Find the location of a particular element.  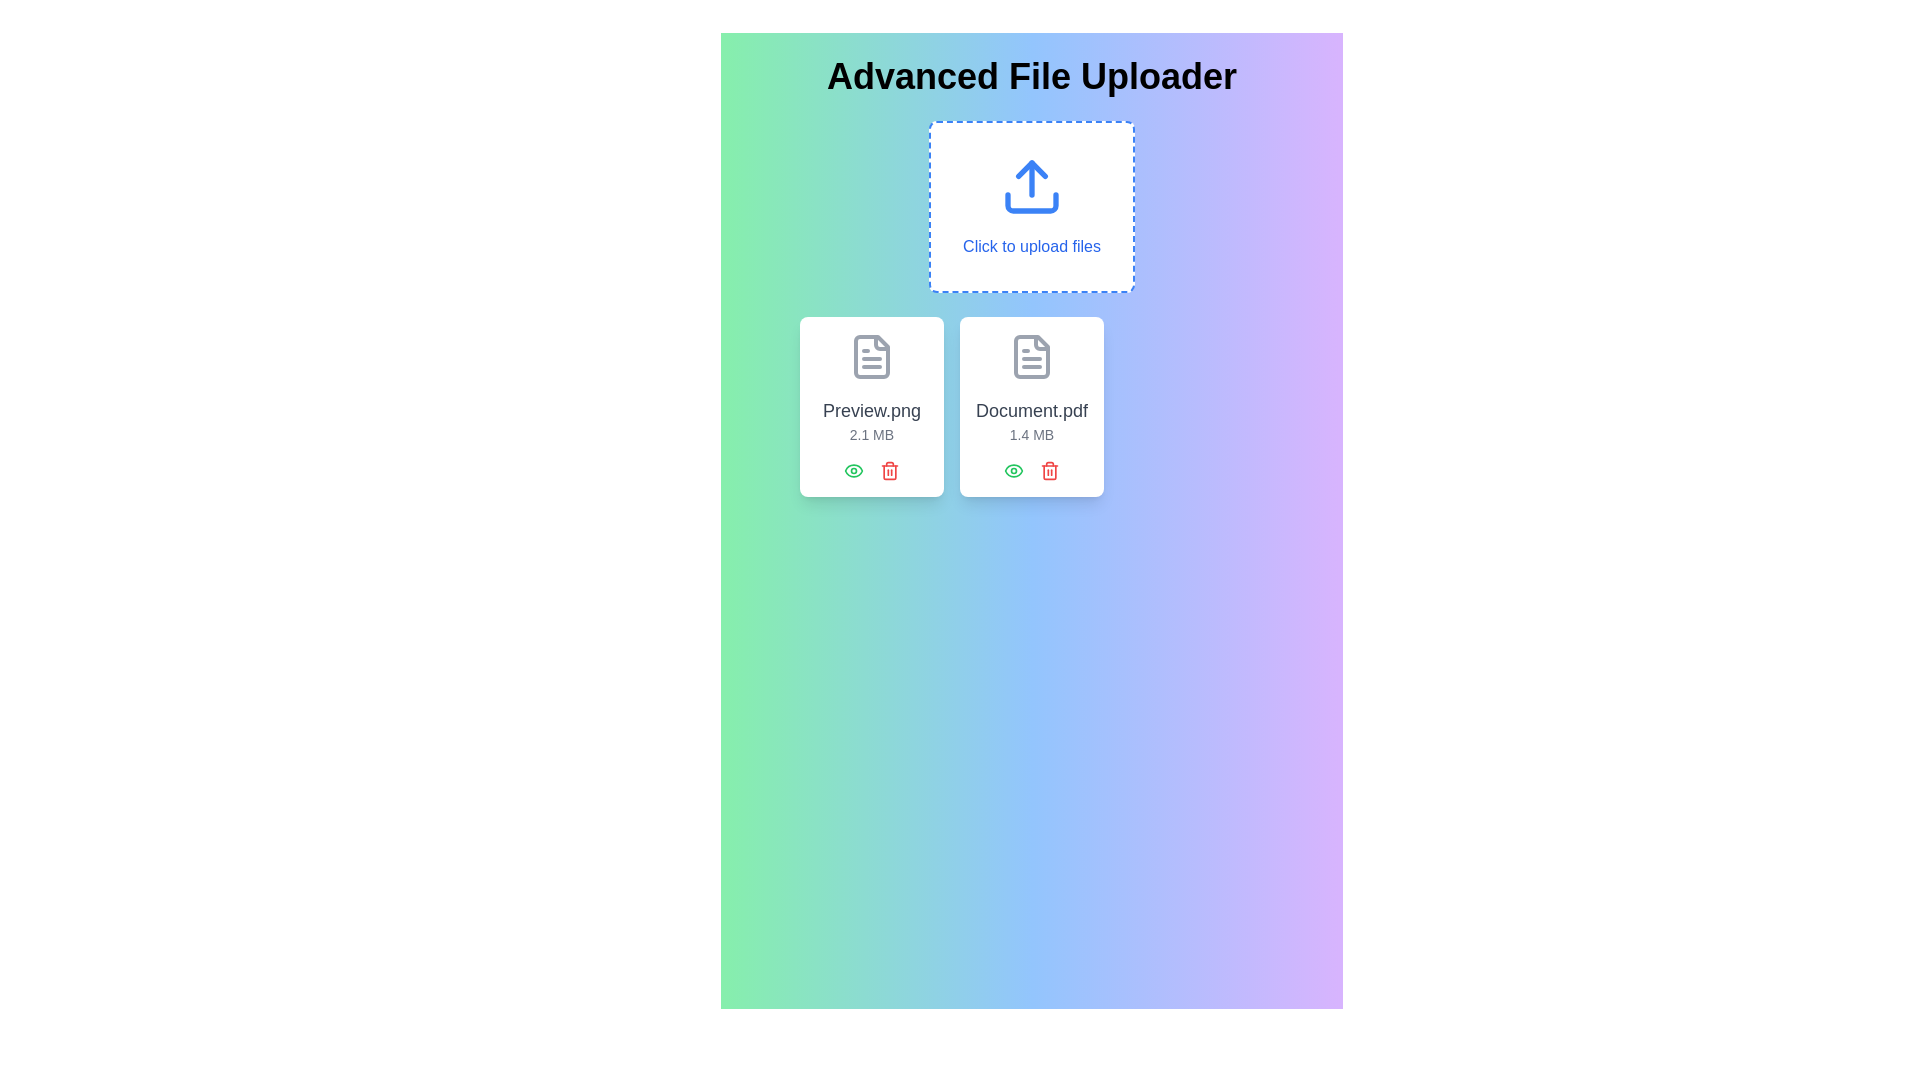

the leftmost file document icon, which is above the text 'Preview.png 2.1 MB' is located at coordinates (871, 356).